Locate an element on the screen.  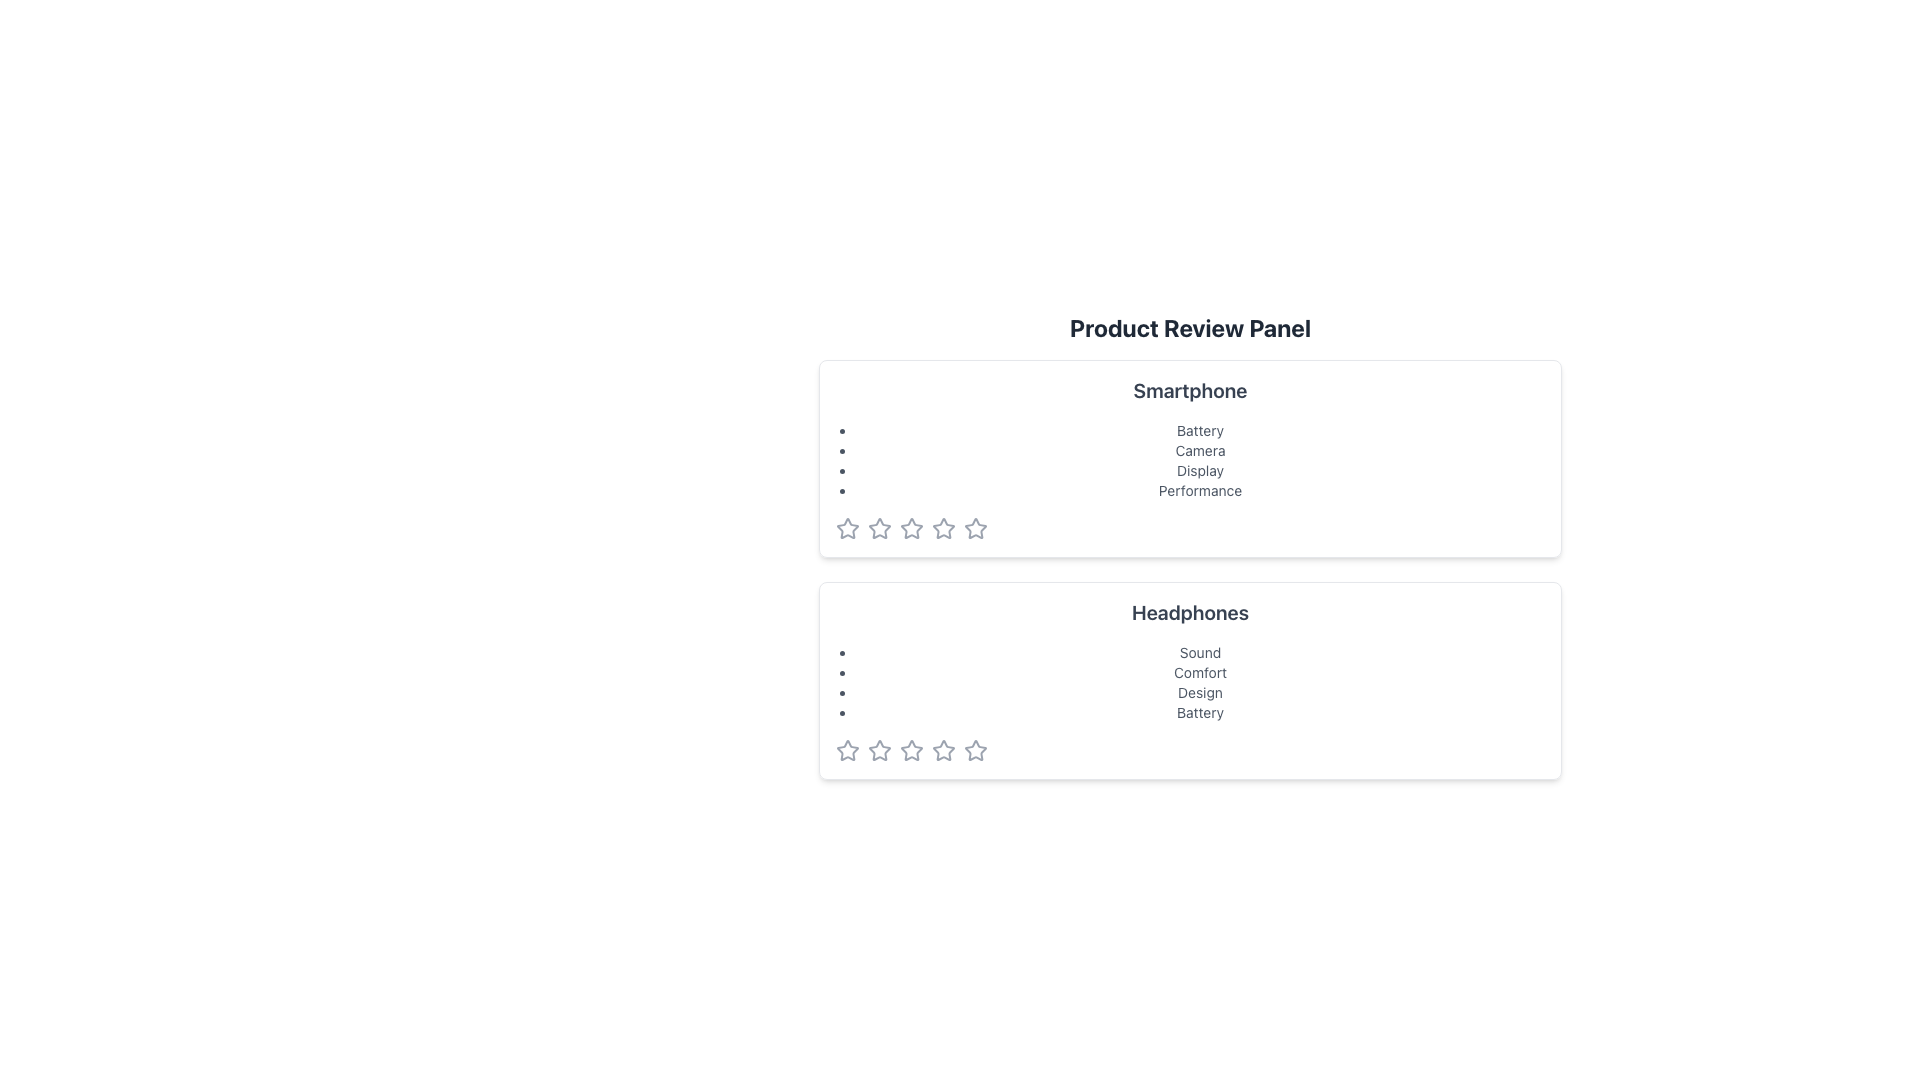
the 'Camera' text label, which is the second item in the review list section titled 'Smartphone', positioned between 'Battery' and 'Display' is located at coordinates (1200, 451).